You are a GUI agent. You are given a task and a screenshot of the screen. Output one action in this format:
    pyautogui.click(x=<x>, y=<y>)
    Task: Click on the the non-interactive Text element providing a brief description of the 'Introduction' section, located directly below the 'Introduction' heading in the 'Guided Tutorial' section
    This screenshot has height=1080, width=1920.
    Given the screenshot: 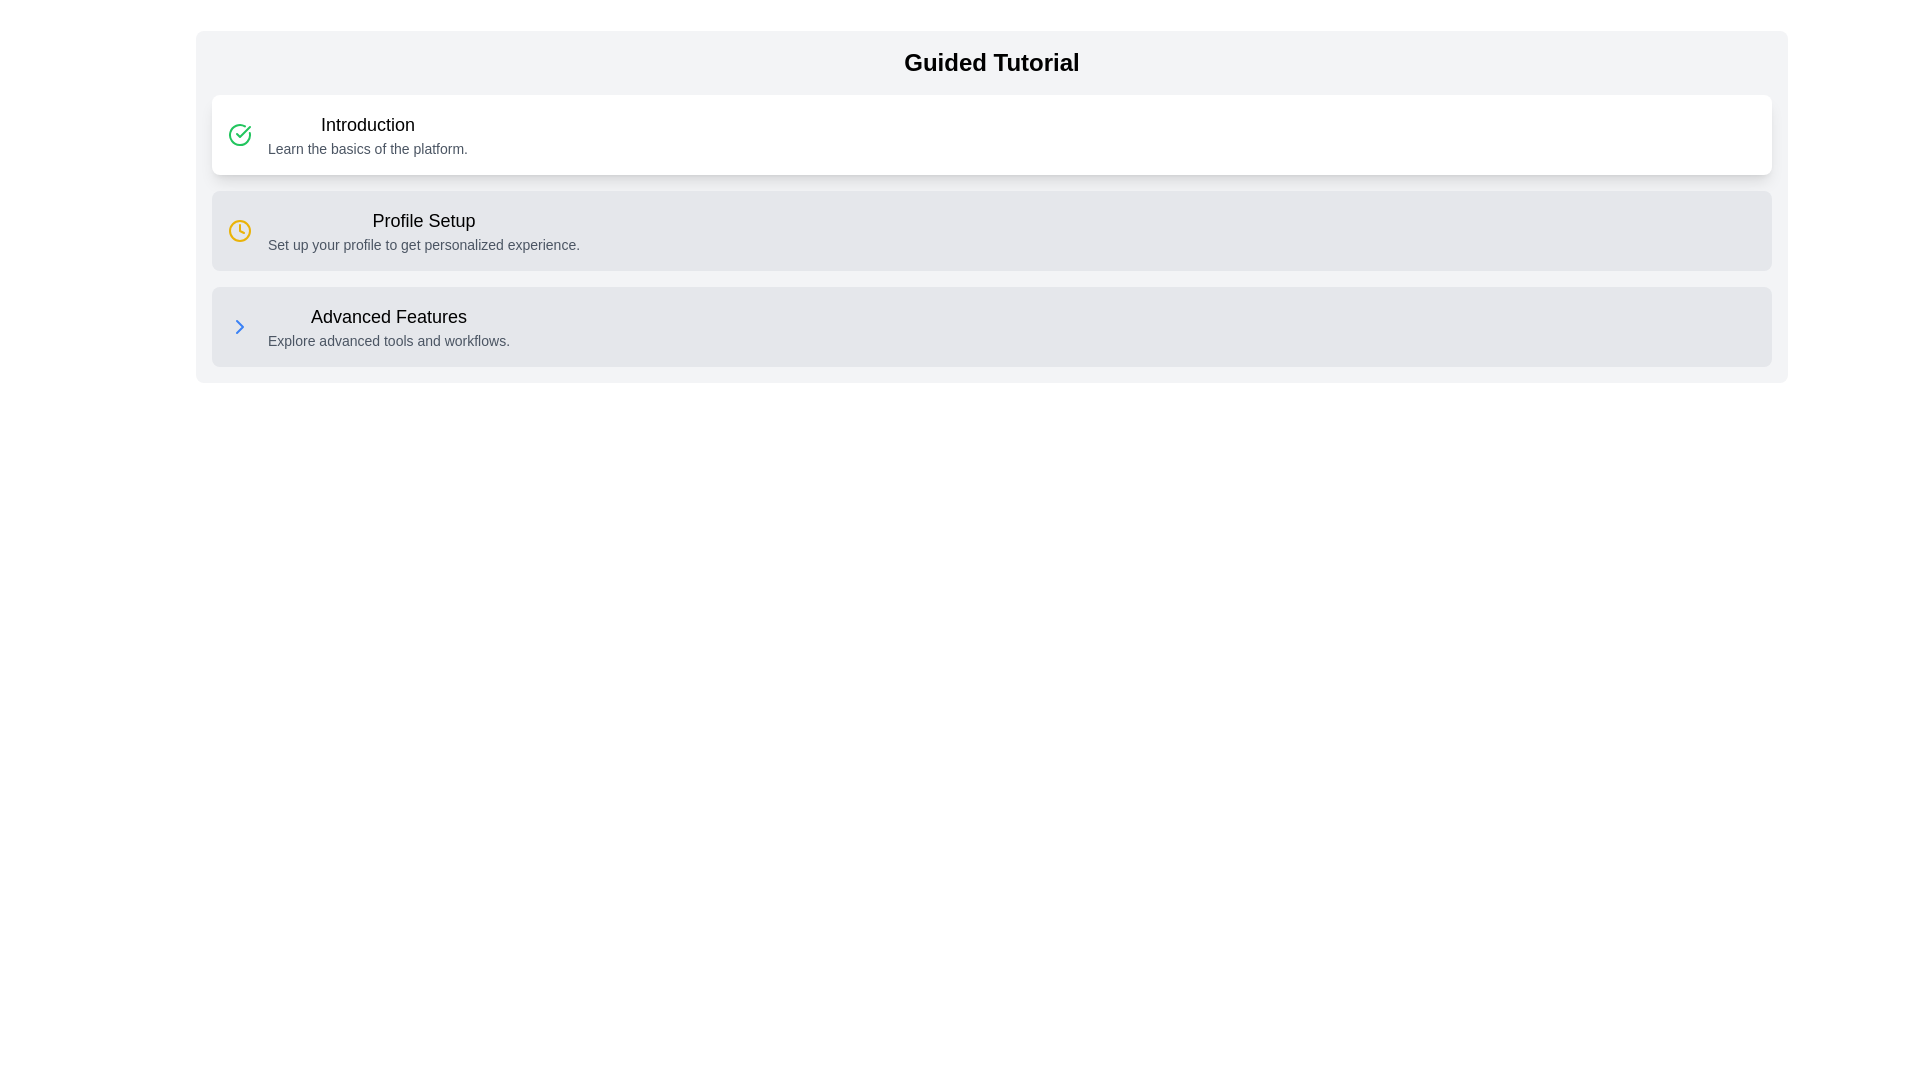 What is the action you would take?
    pyautogui.click(x=368, y=148)
    